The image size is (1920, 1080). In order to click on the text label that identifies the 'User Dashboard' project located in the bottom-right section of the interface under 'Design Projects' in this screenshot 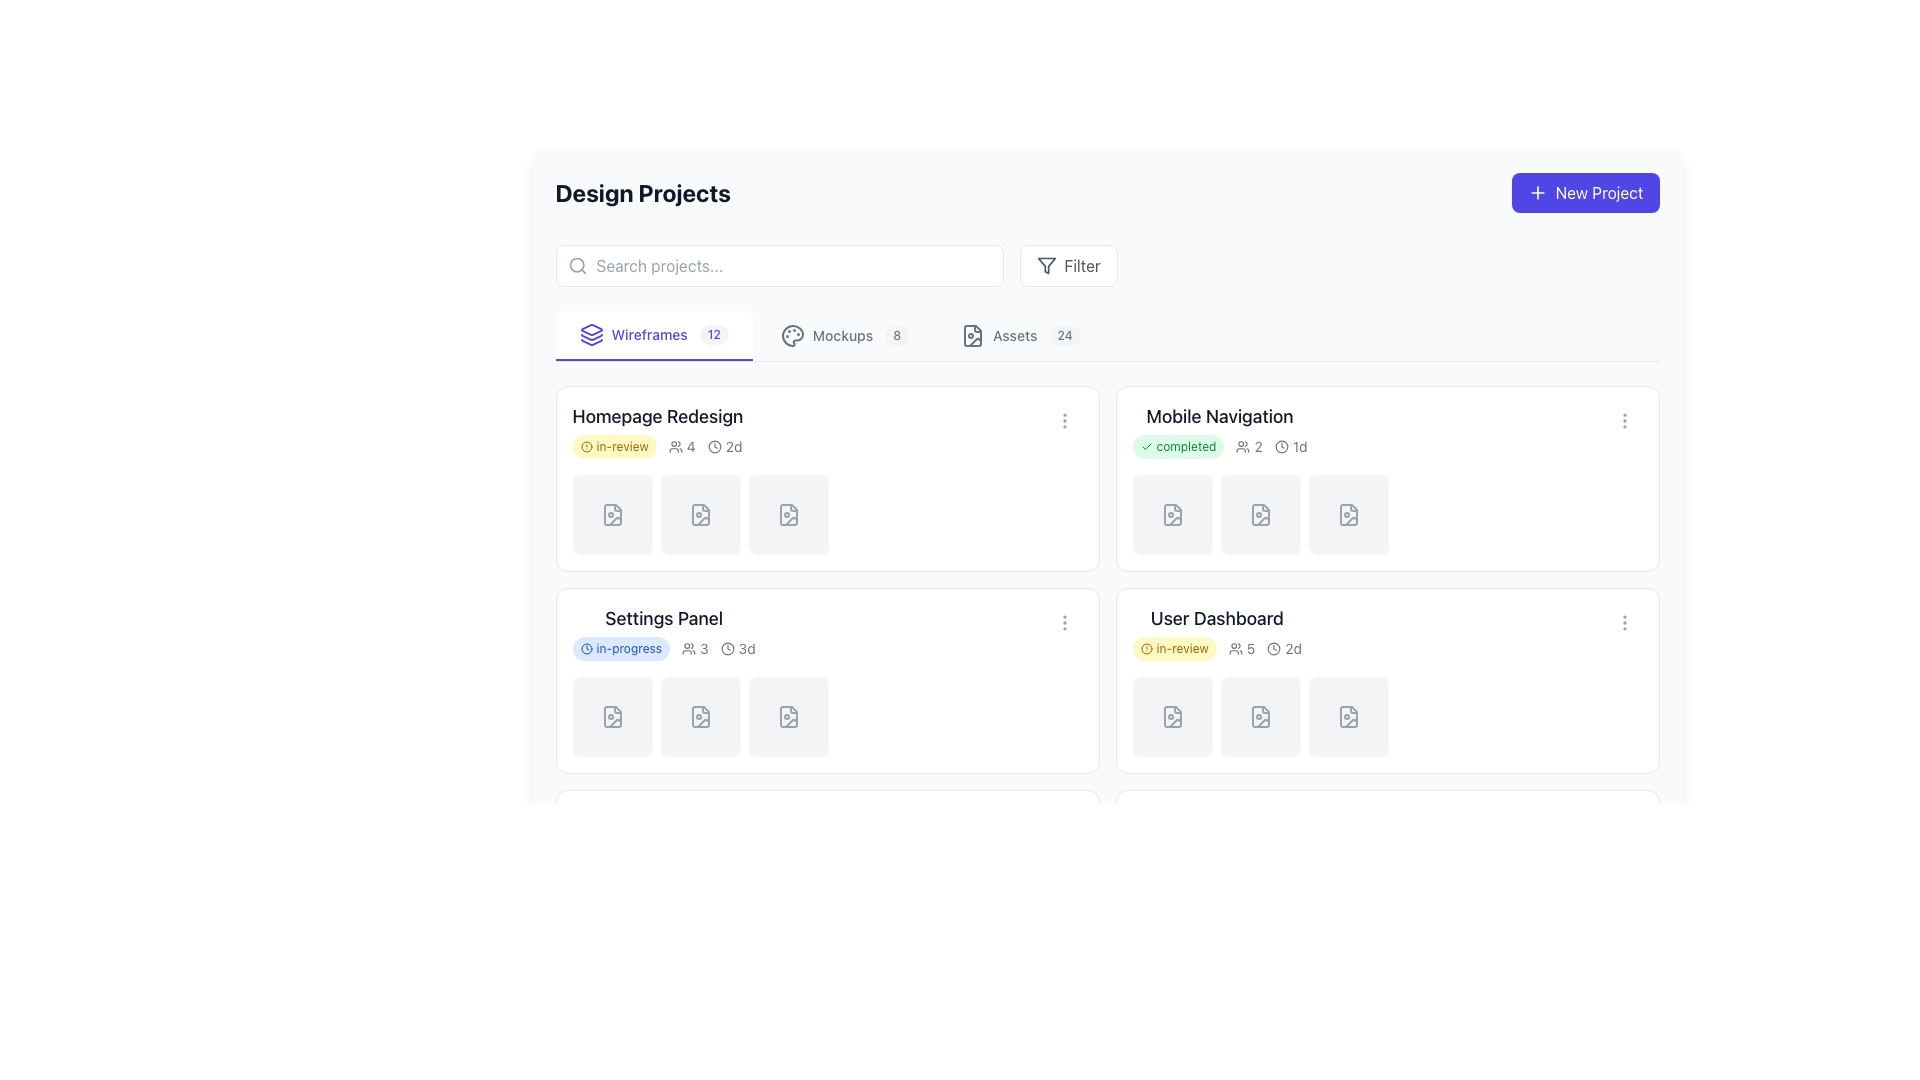, I will do `click(1216, 617)`.